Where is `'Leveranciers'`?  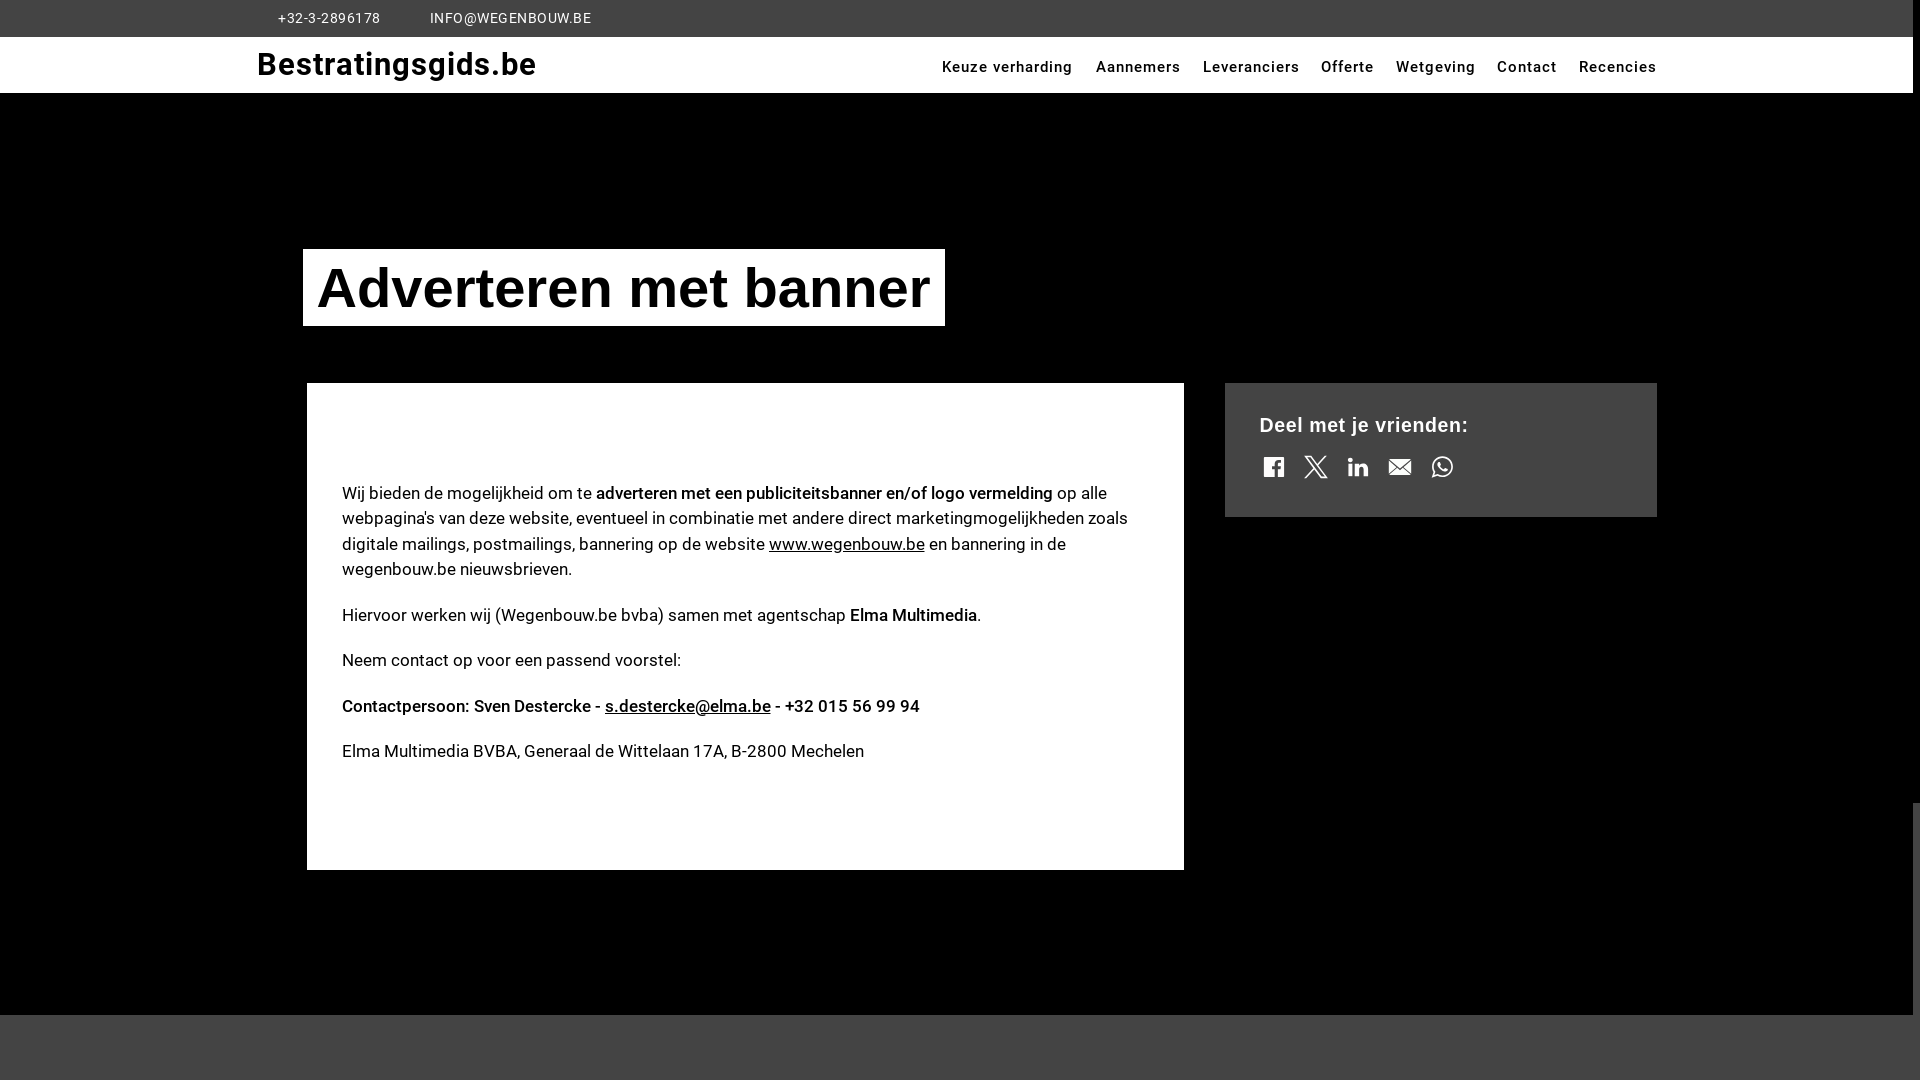 'Leveranciers' is located at coordinates (1250, 68).